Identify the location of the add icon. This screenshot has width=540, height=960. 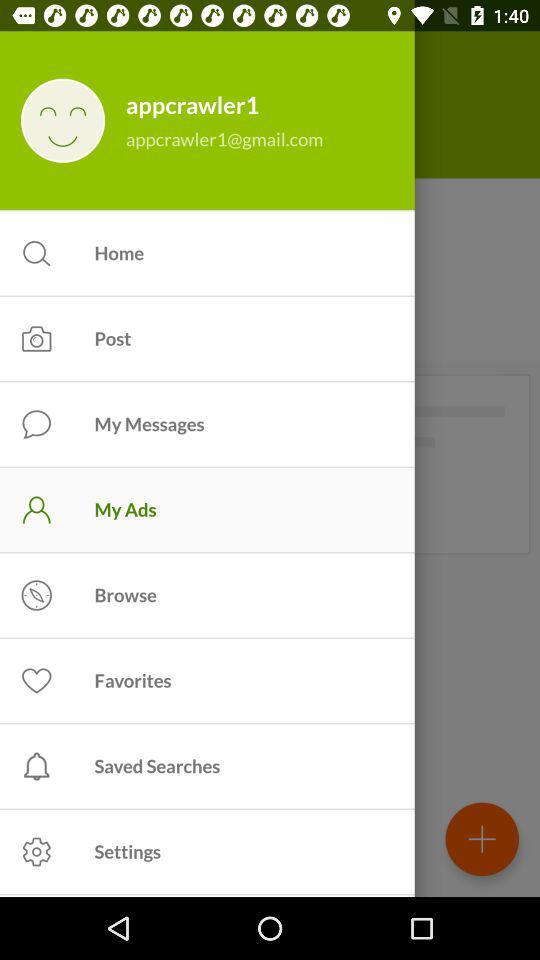
(481, 839).